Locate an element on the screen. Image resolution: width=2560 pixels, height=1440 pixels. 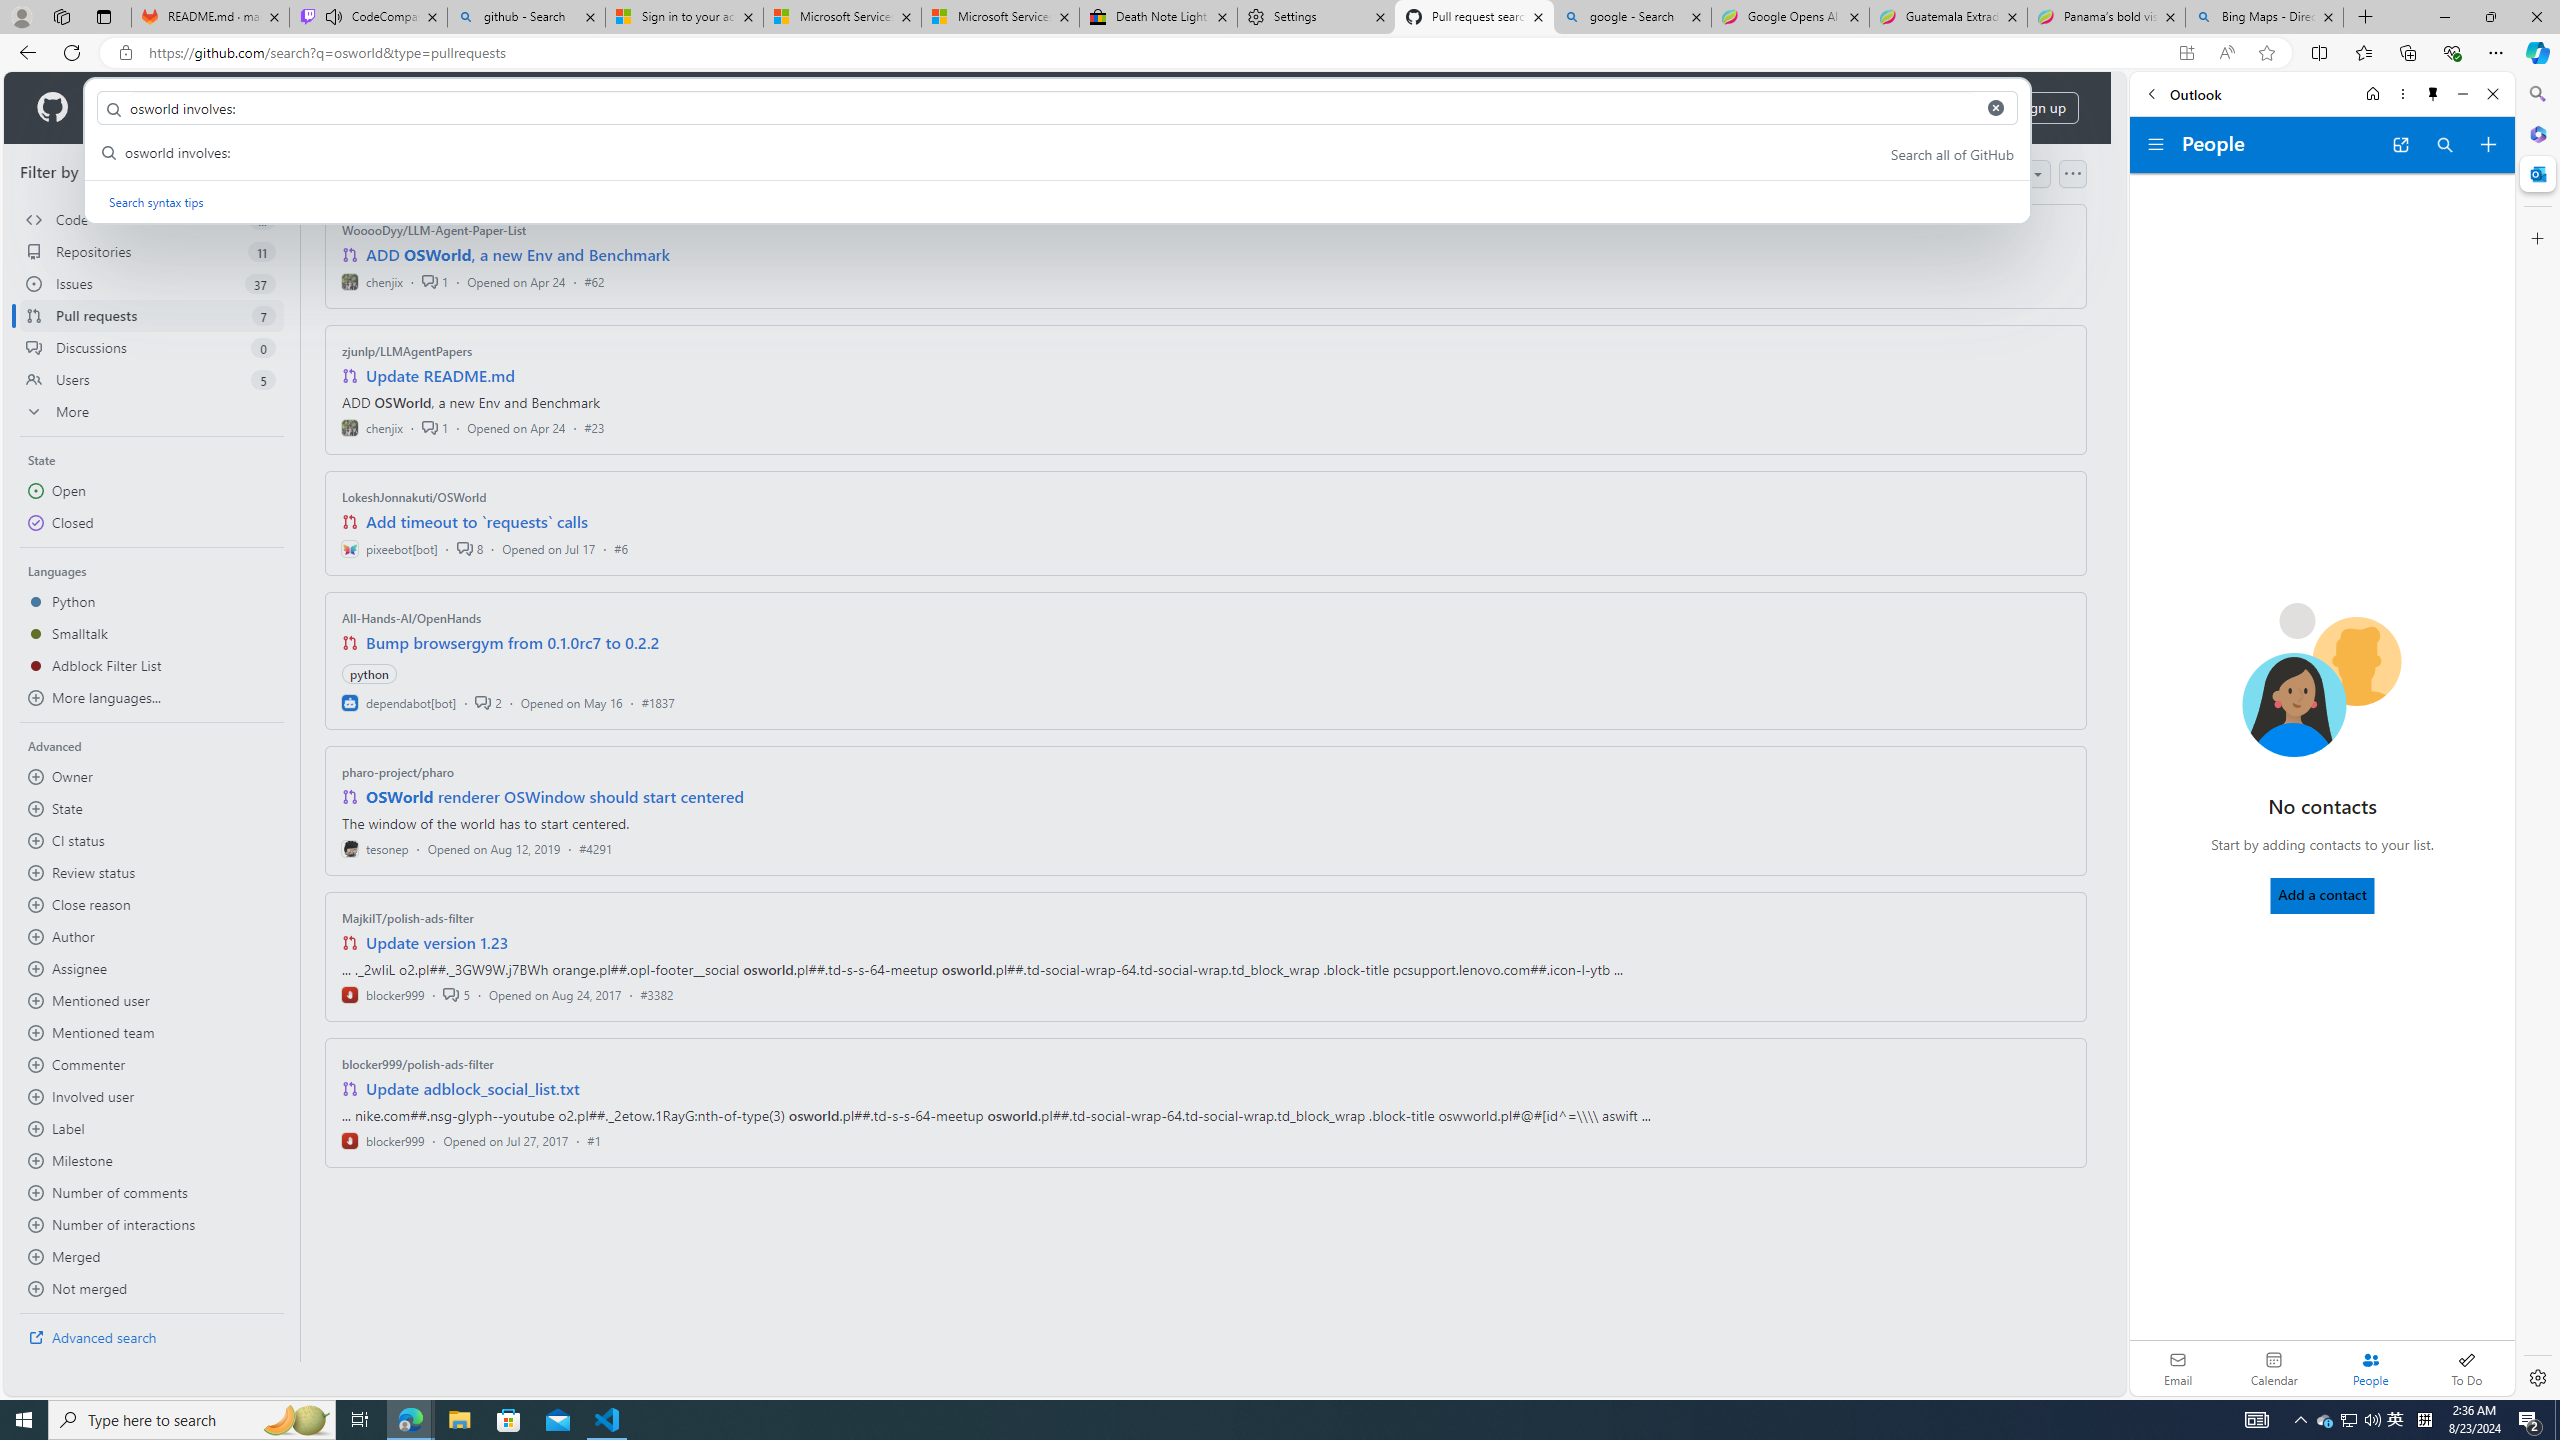
'LokeshJonnakuti/OSWorld' is located at coordinates (413, 495).